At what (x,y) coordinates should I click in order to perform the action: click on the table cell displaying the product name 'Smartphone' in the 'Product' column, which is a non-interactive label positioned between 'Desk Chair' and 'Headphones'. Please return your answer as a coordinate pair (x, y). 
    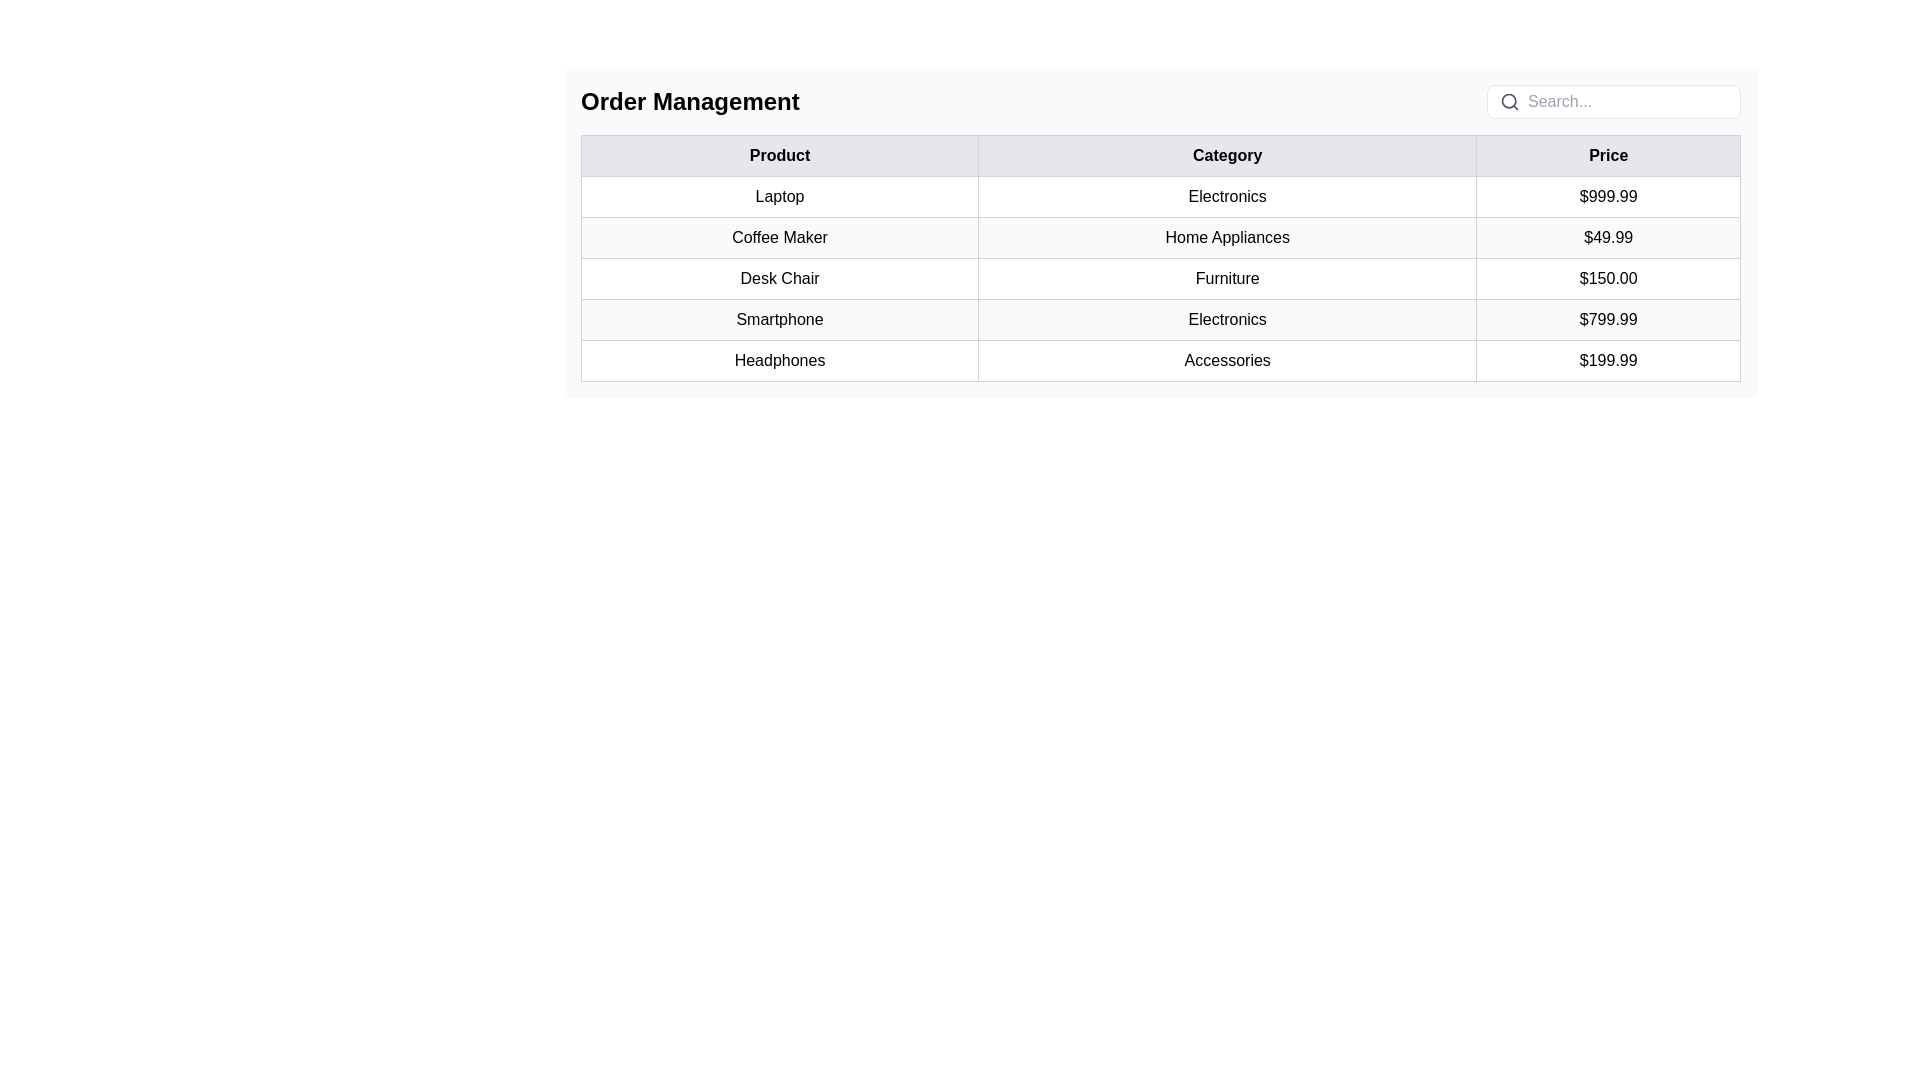
    Looking at the image, I should click on (779, 319).